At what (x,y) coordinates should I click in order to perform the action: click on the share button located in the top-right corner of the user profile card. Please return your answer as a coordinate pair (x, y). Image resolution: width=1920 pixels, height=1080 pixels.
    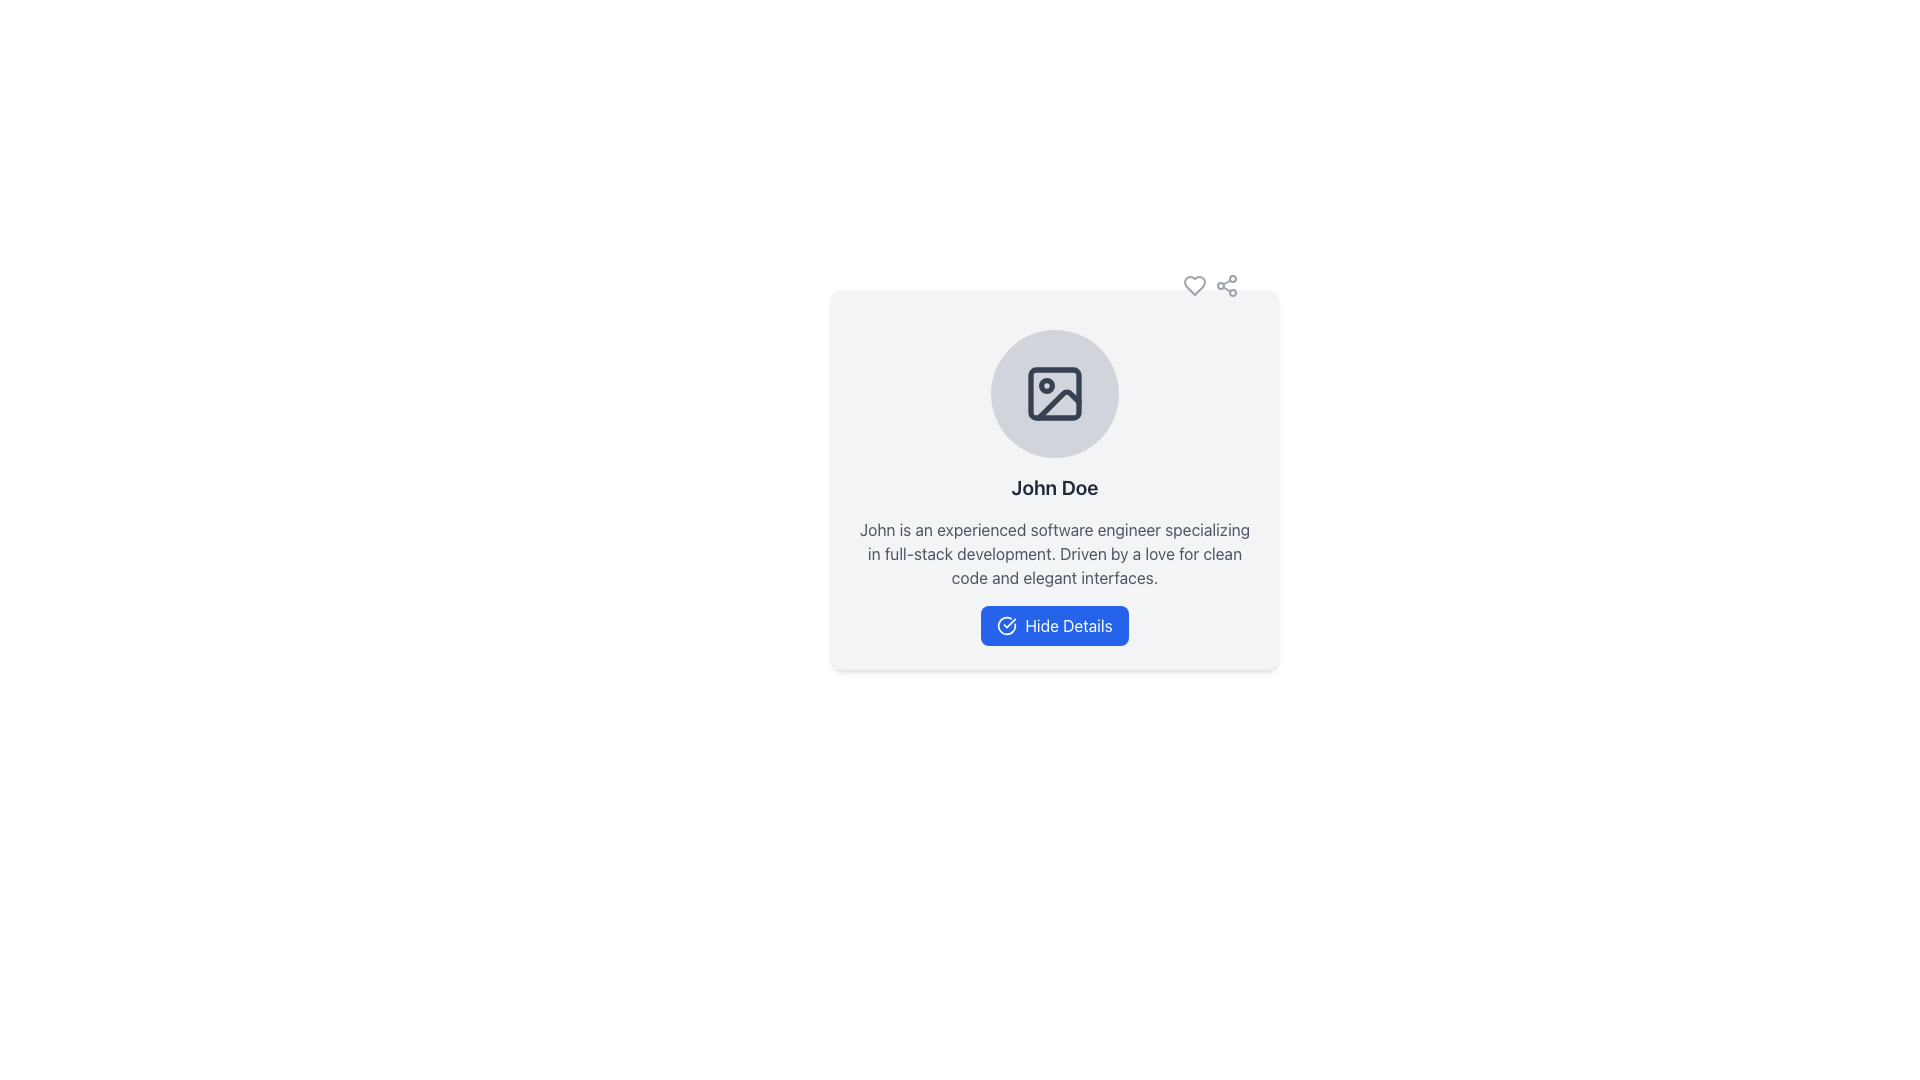
    Looking at the image, I should click on (1226, 285).